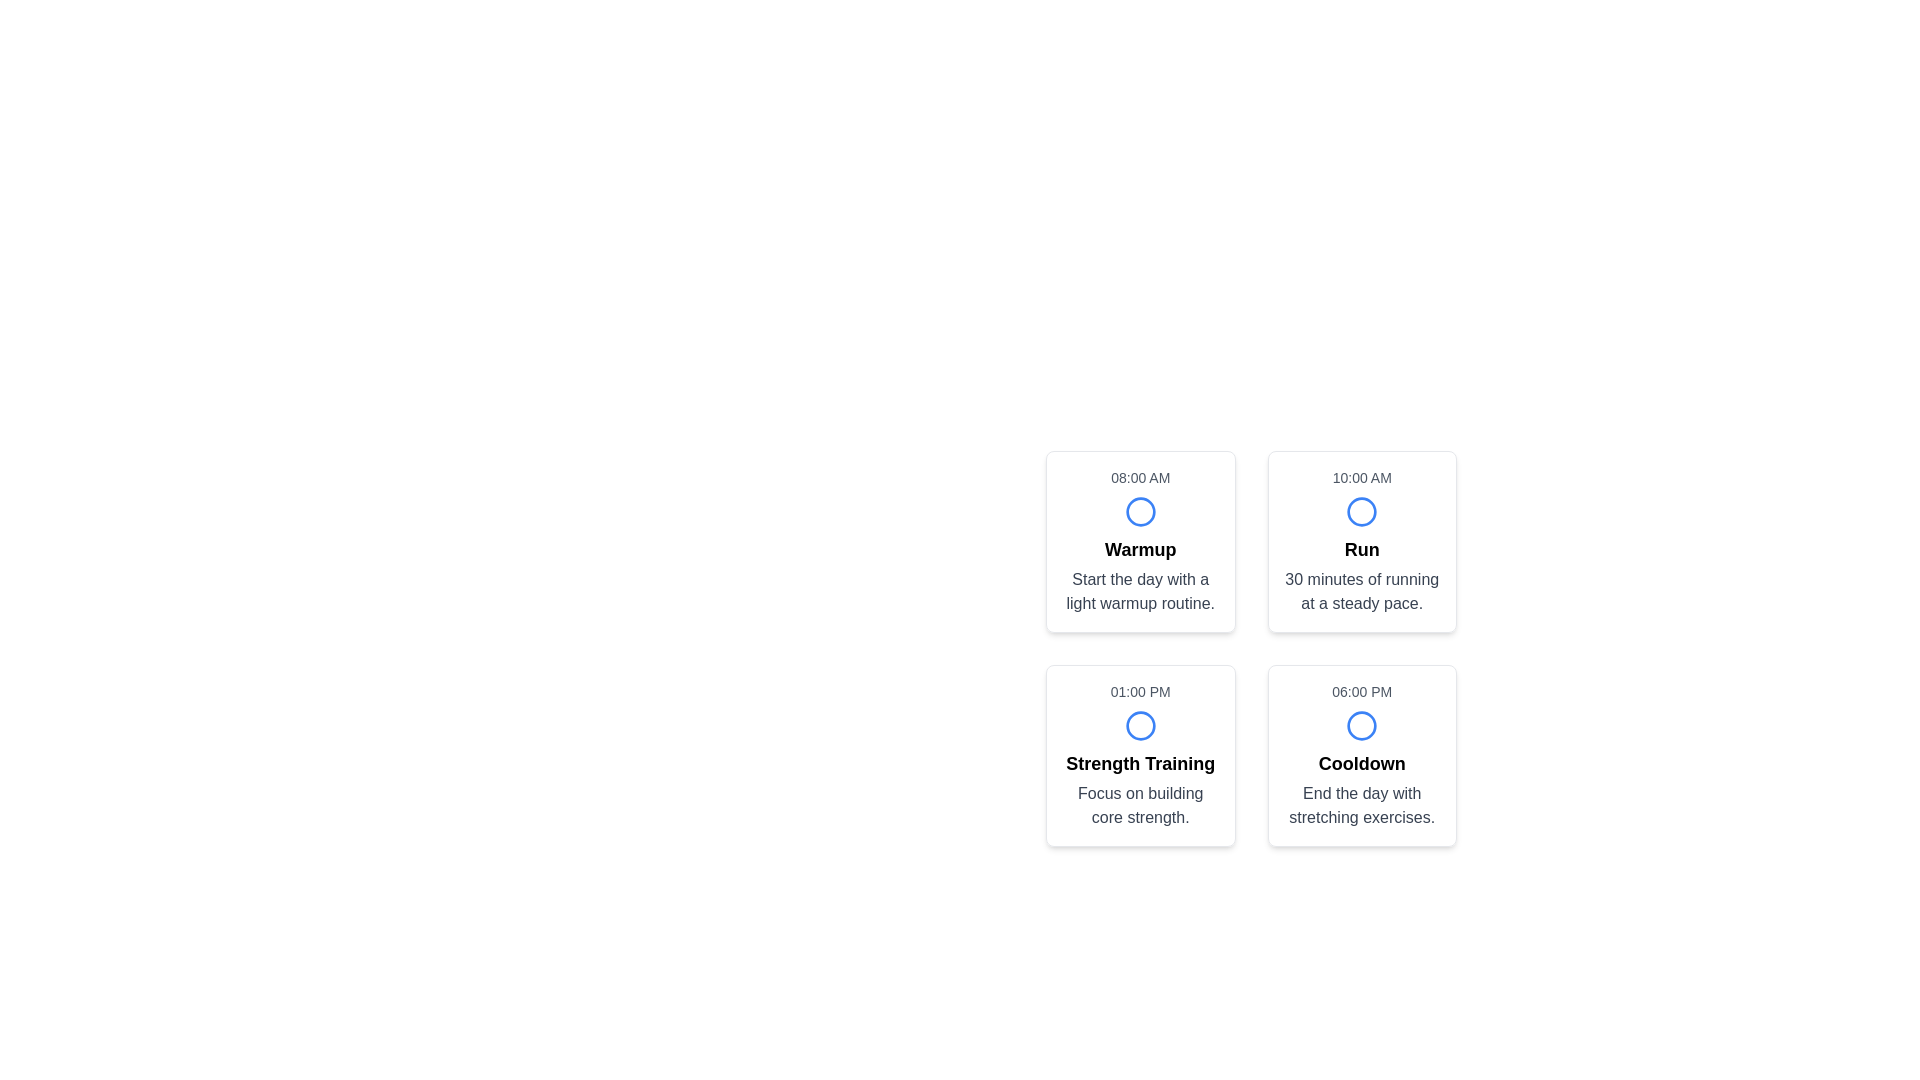 This screenshot has width=1920, height=1080. Describe the element at coordinates (1361, 542) in the screenshot. I see `the informational card representing a fitness activity schedule entry, located in the top-right position of the grid layout, adjacent to 'Warmup' and above 'Cooldown'` at that location.